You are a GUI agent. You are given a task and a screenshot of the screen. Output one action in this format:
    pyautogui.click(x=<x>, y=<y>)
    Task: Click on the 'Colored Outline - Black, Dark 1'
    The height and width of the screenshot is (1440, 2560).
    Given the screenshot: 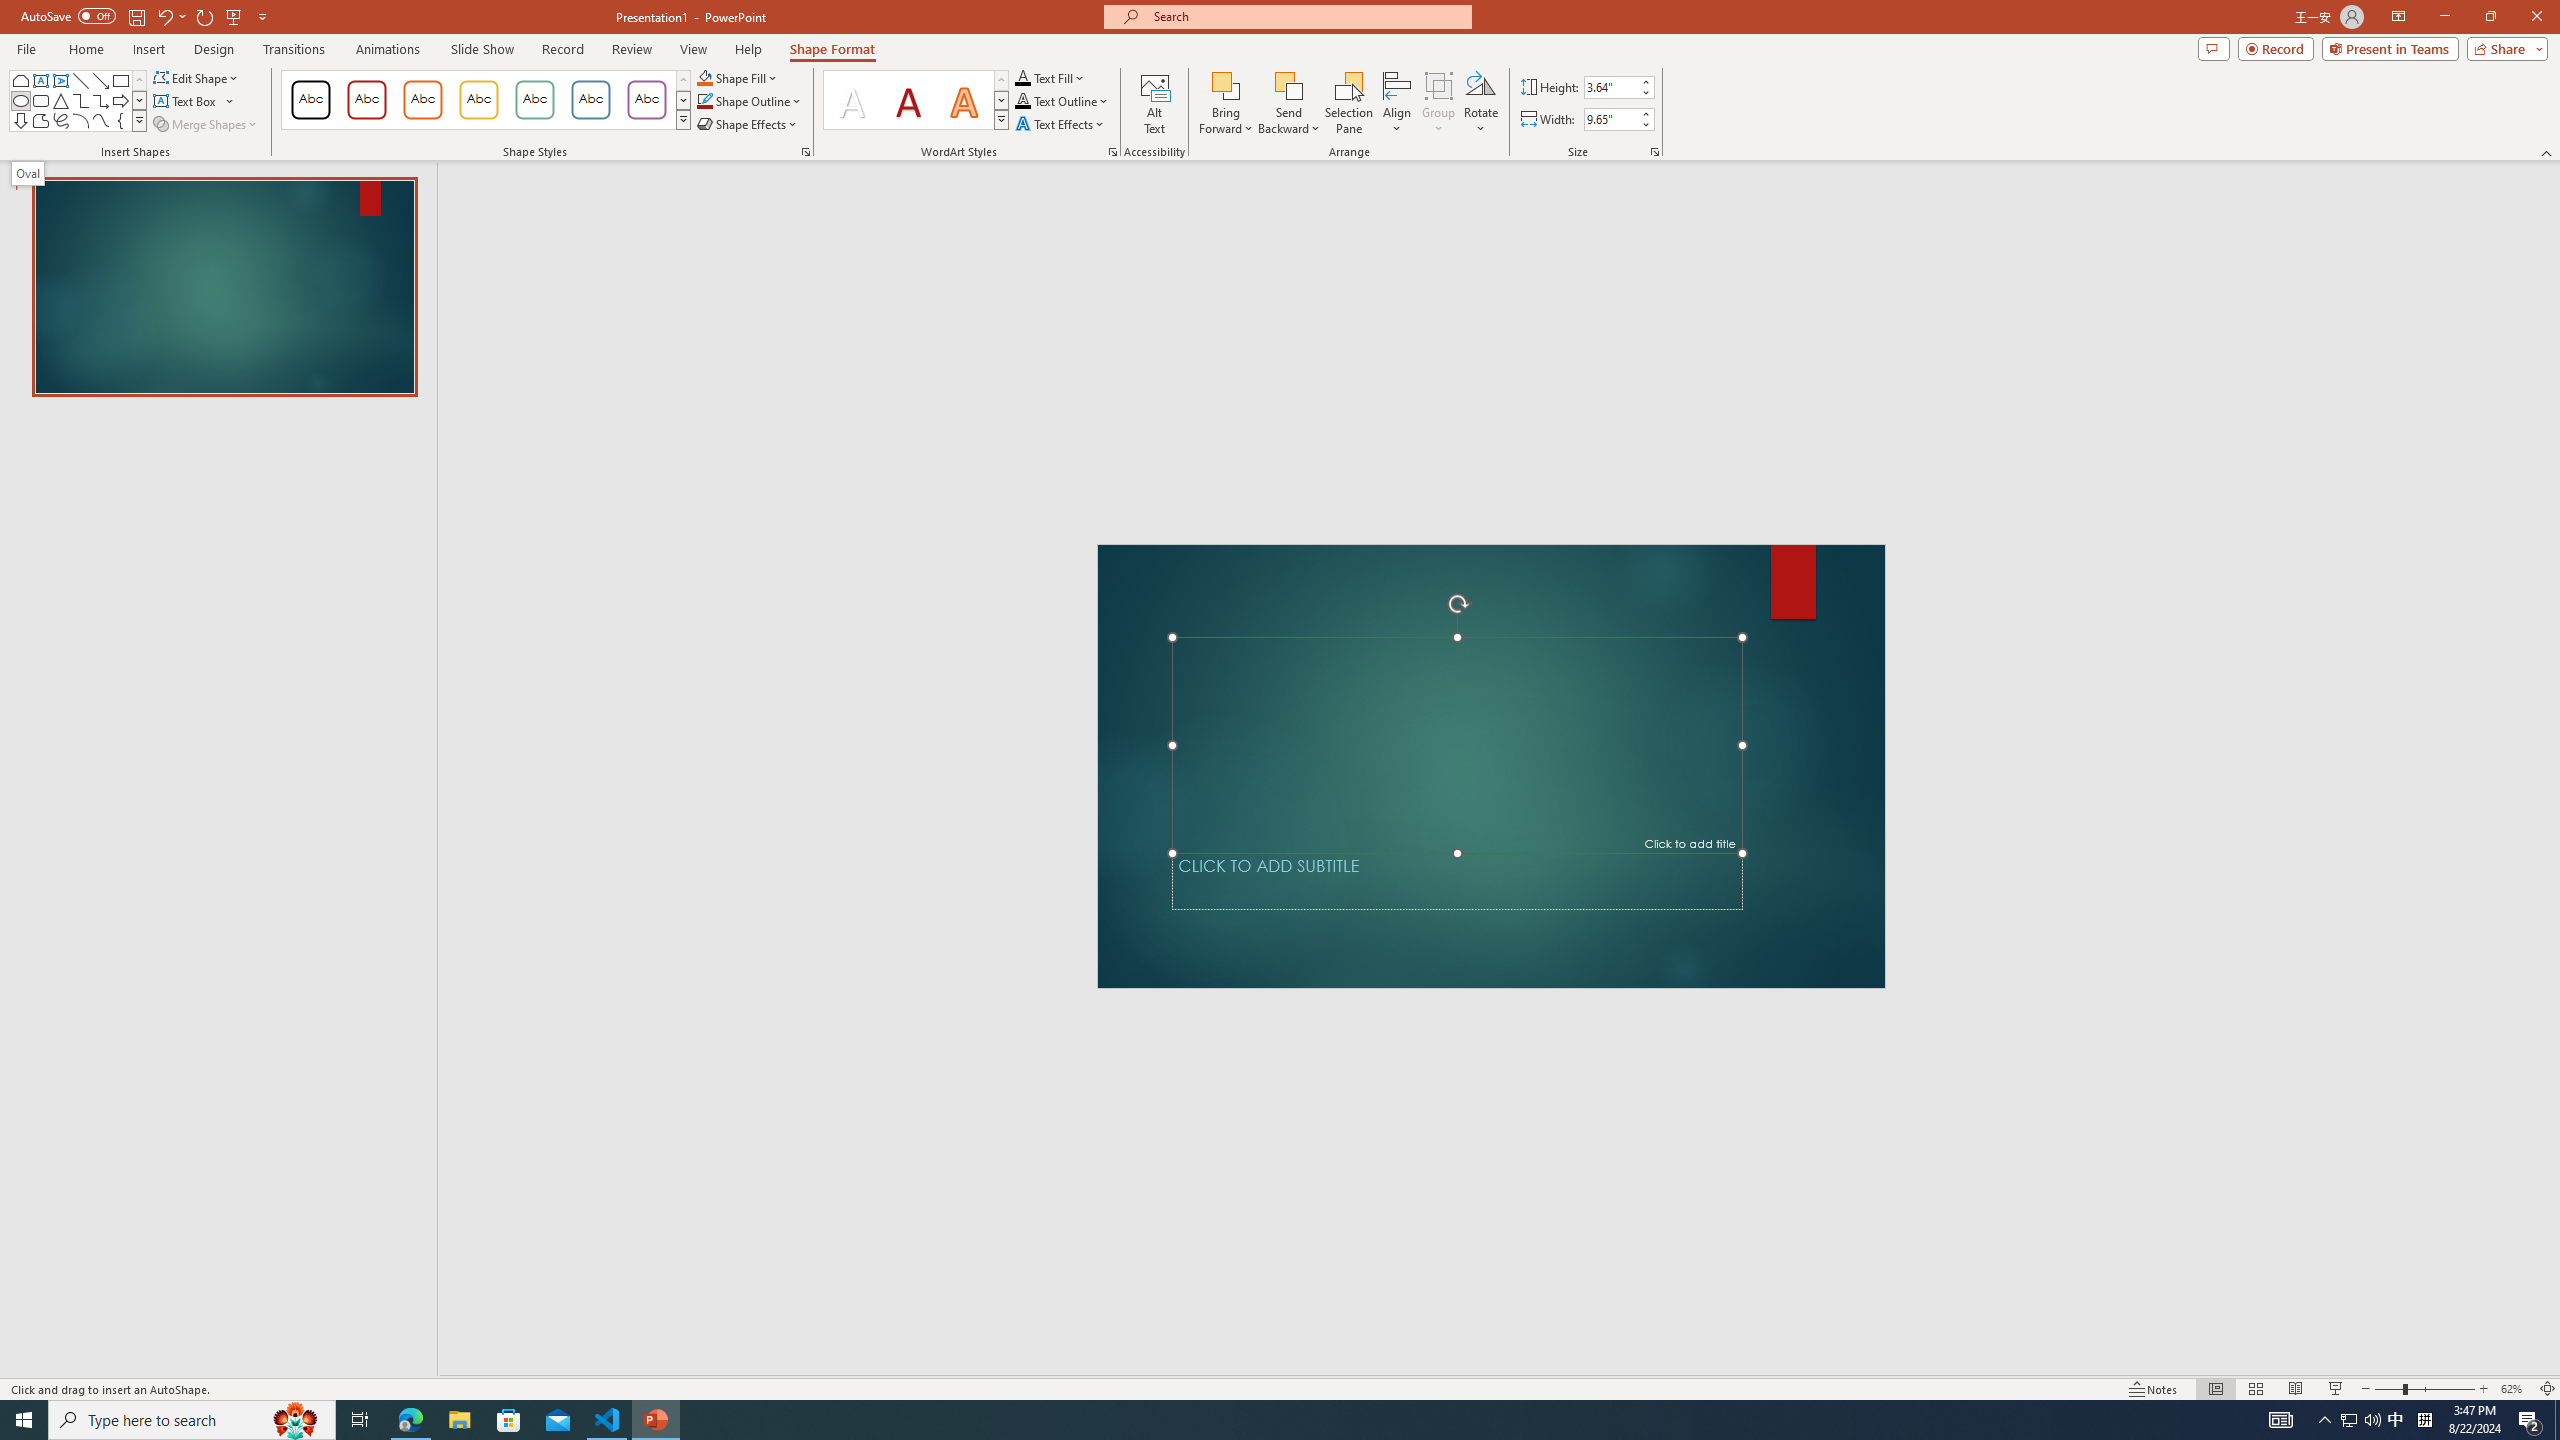 What is the action you would take?
    pyautogui.click(x=310, y=99)
    